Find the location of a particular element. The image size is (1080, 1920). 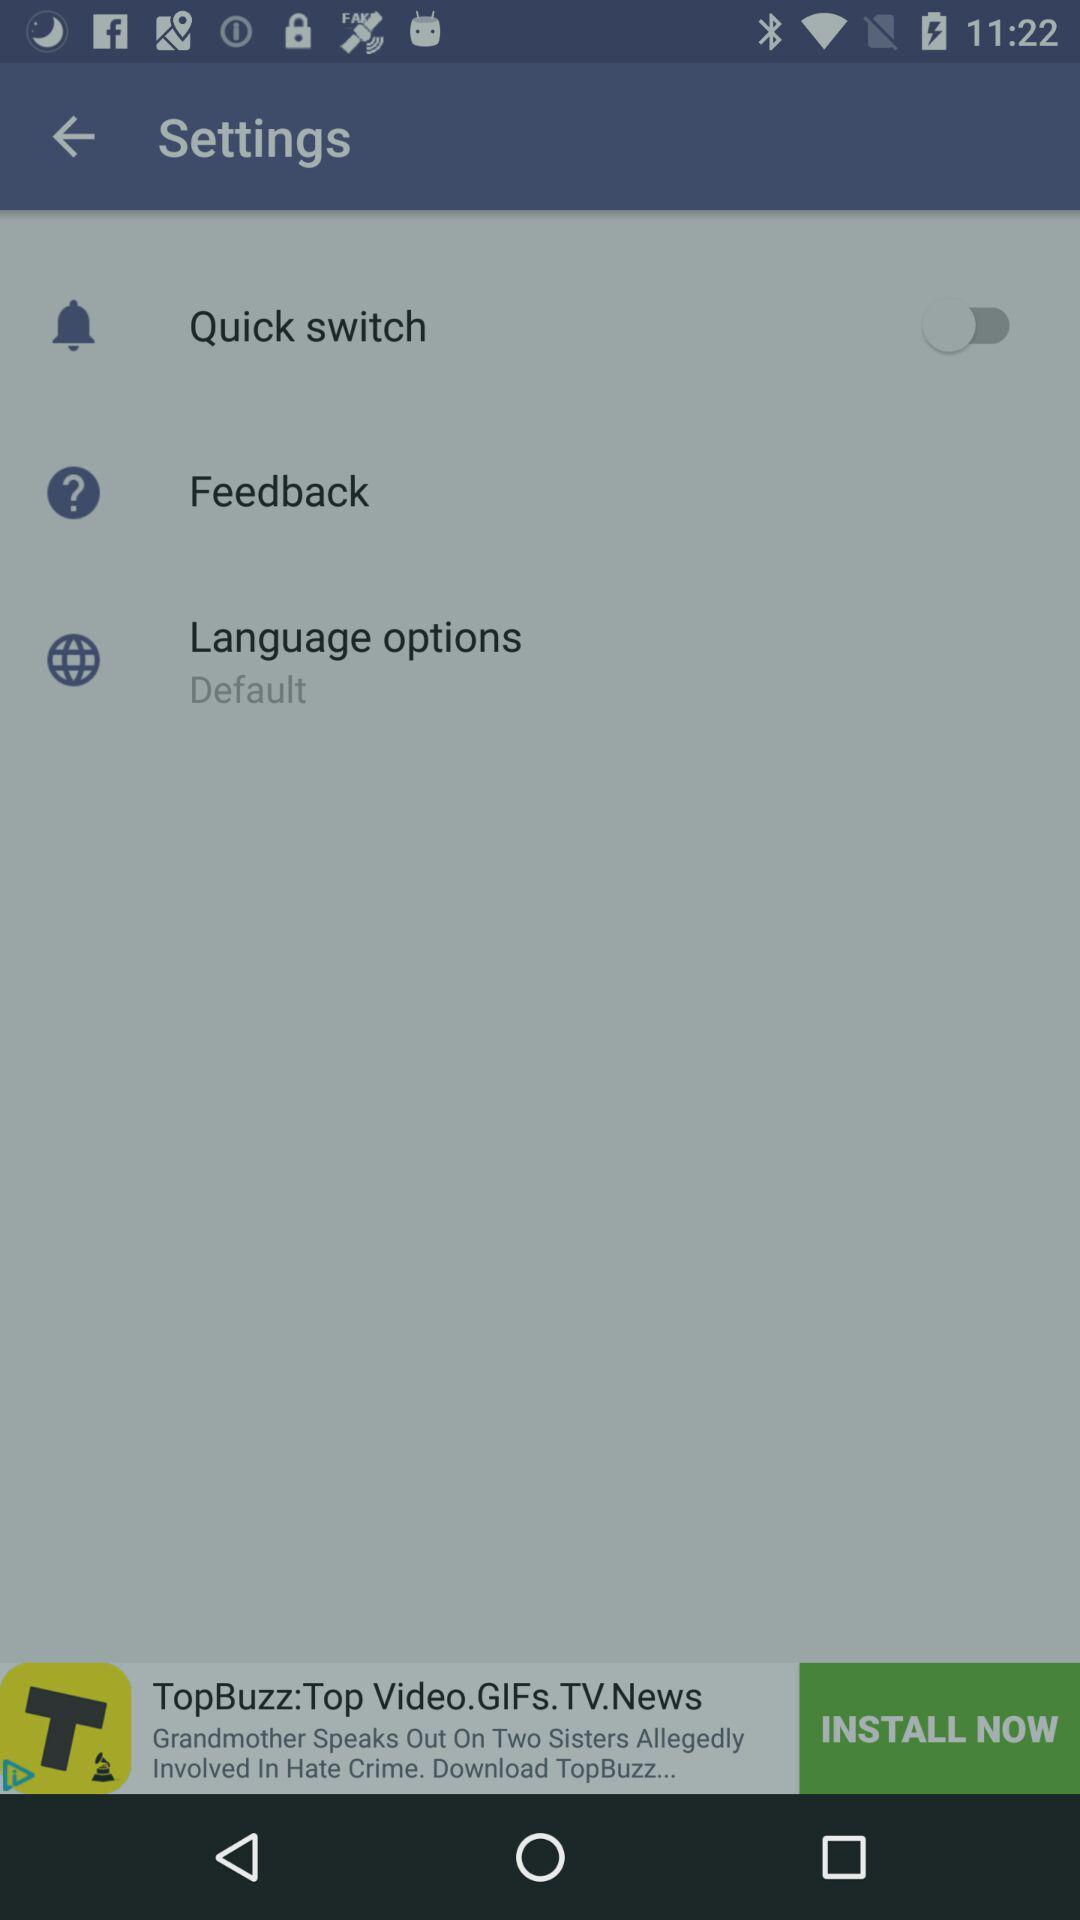

the font icon is located at coordinates (64, 1727).